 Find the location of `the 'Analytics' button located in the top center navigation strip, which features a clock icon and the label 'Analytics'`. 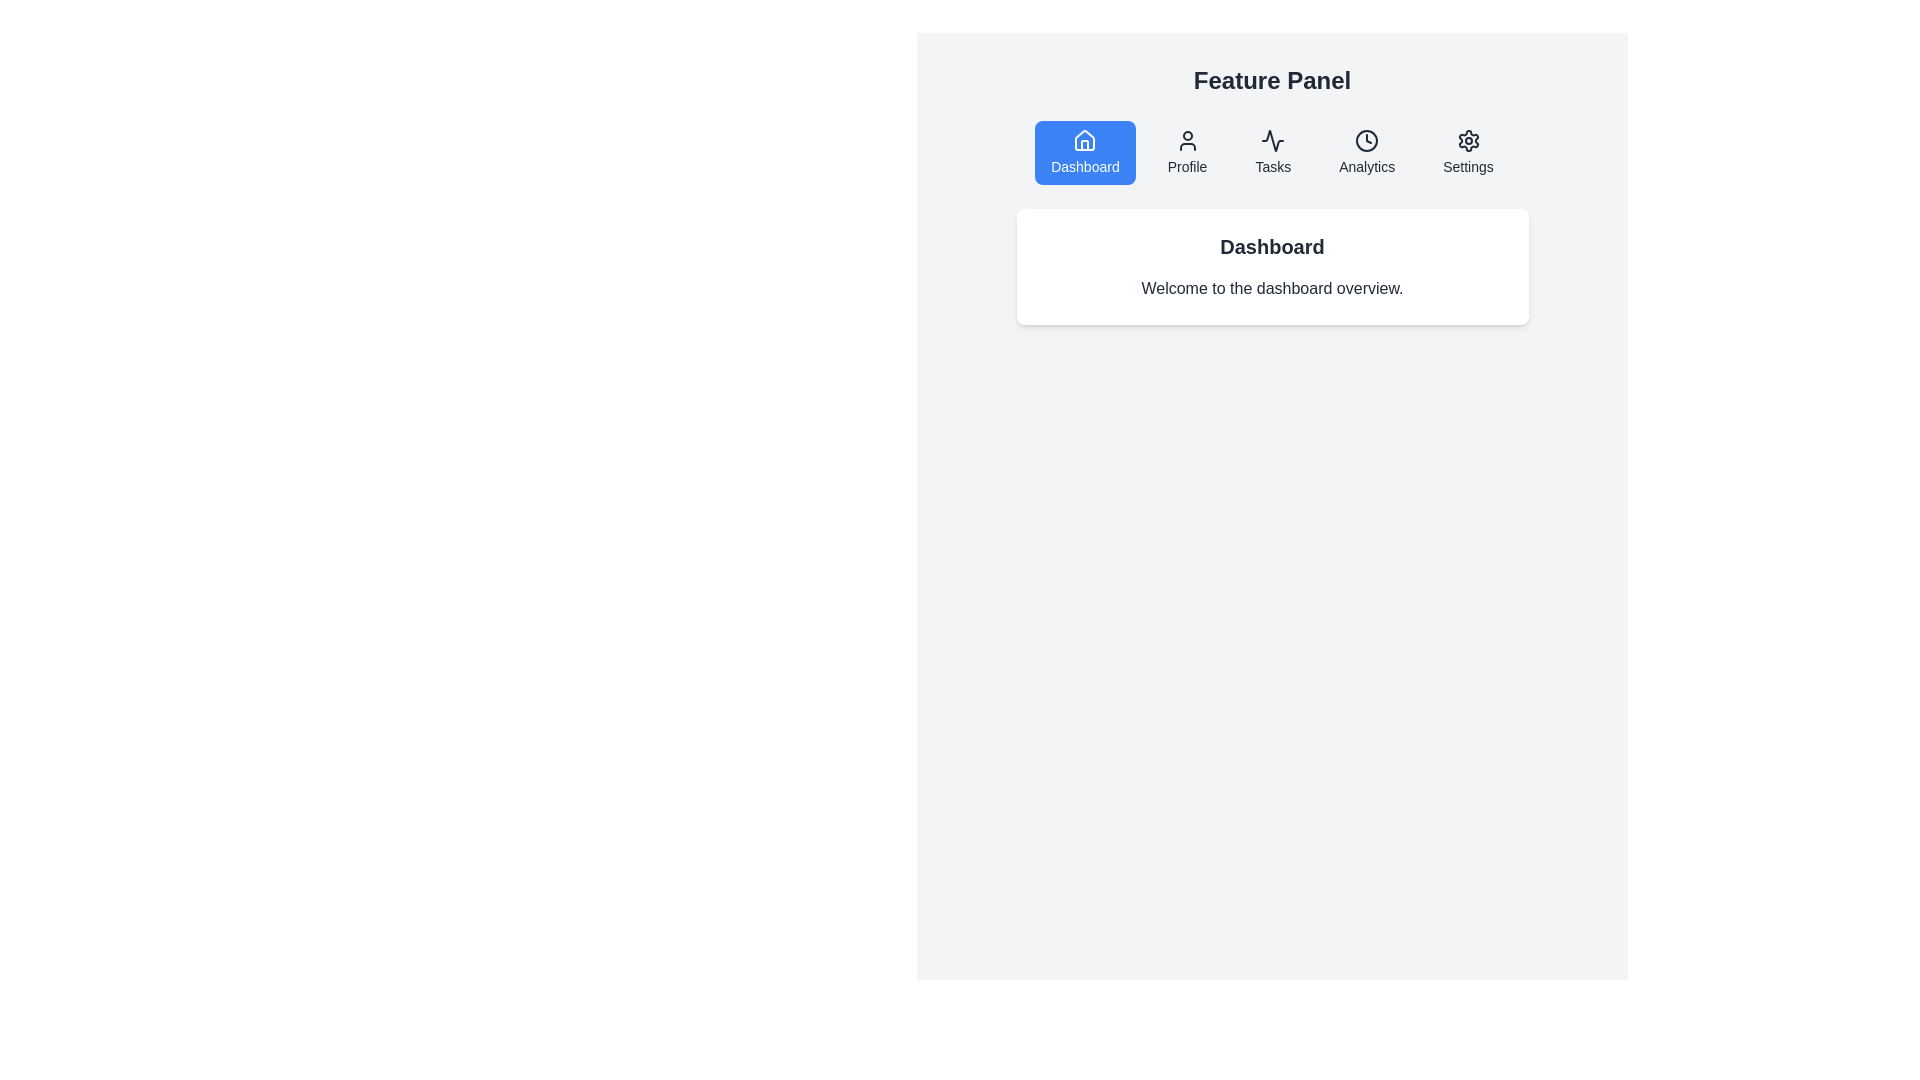

the 'Analytics' button located in the top center navigation strip, which features a clock icon and the label 'Analytics' is located at coordinates (1366, 152).